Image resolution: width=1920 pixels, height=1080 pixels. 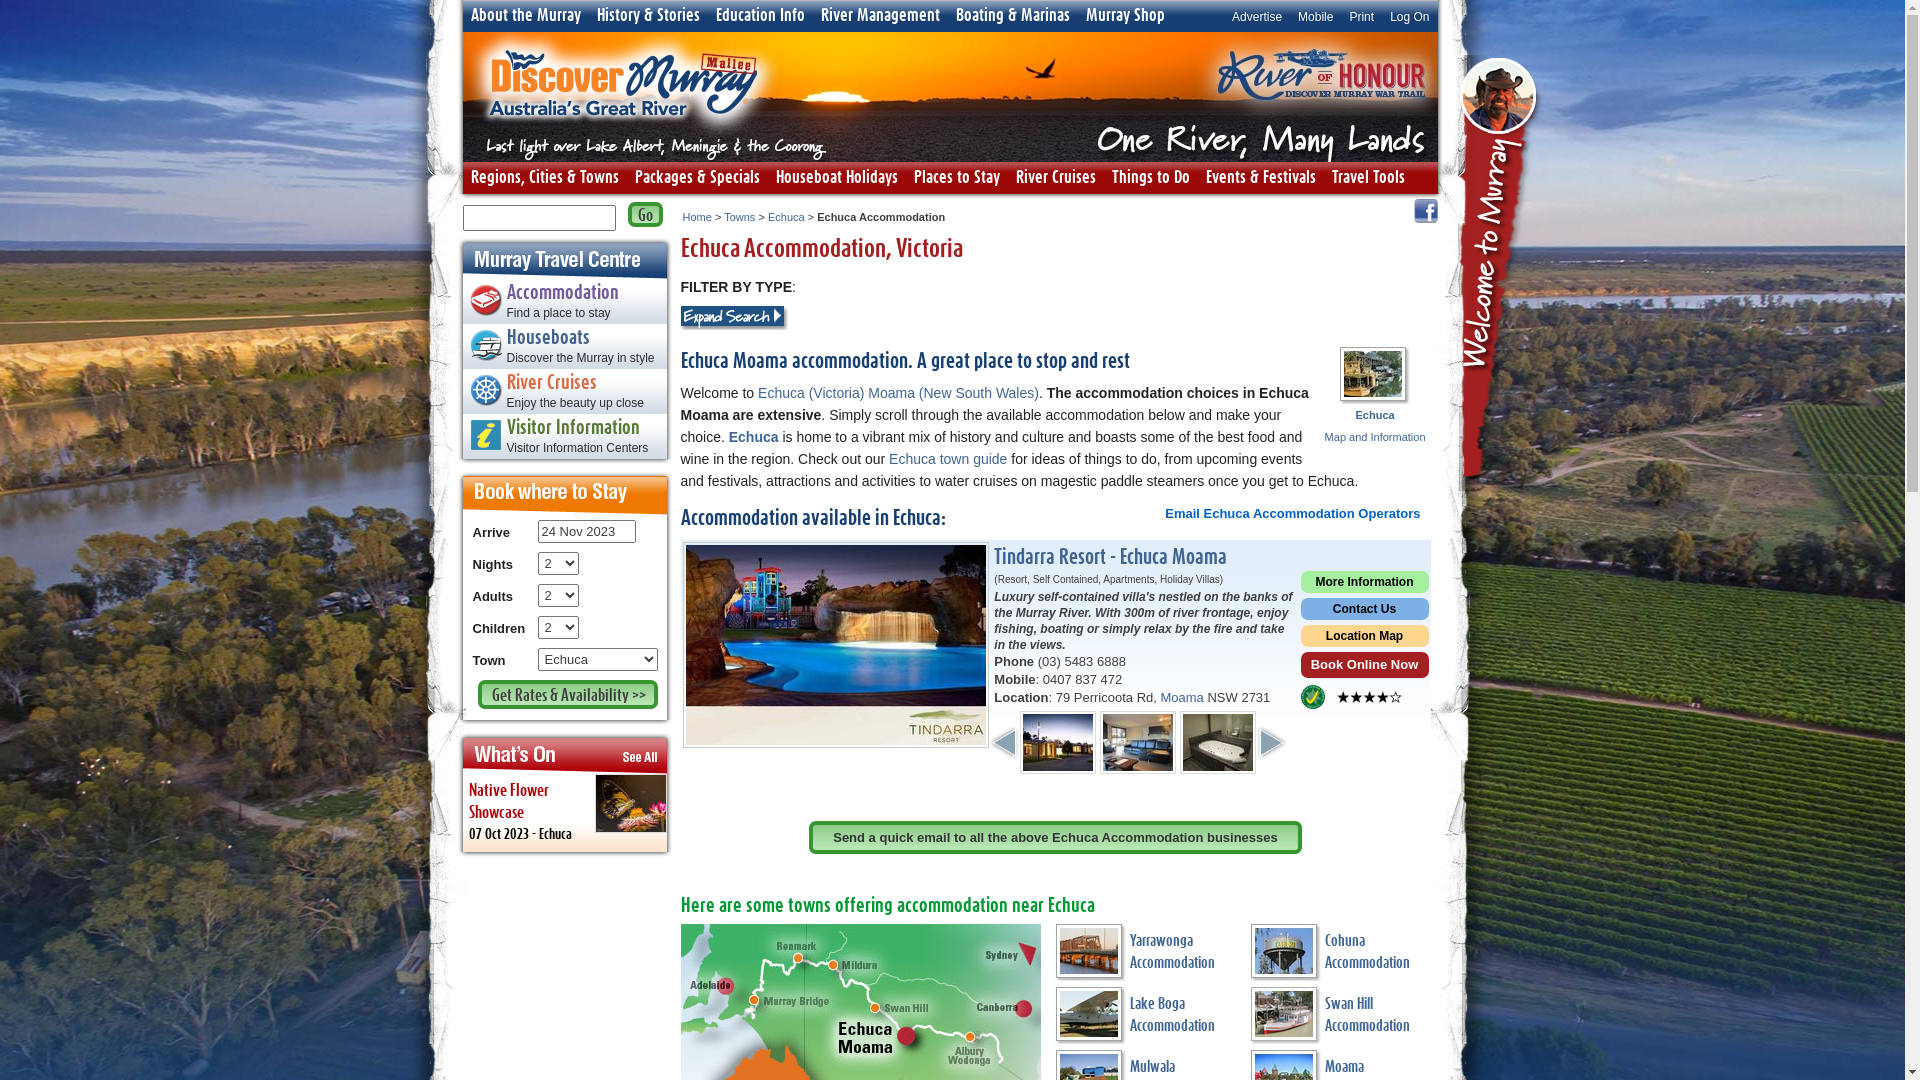 I want to click on 'Events & Festivals', so click(x=1260, y=176).